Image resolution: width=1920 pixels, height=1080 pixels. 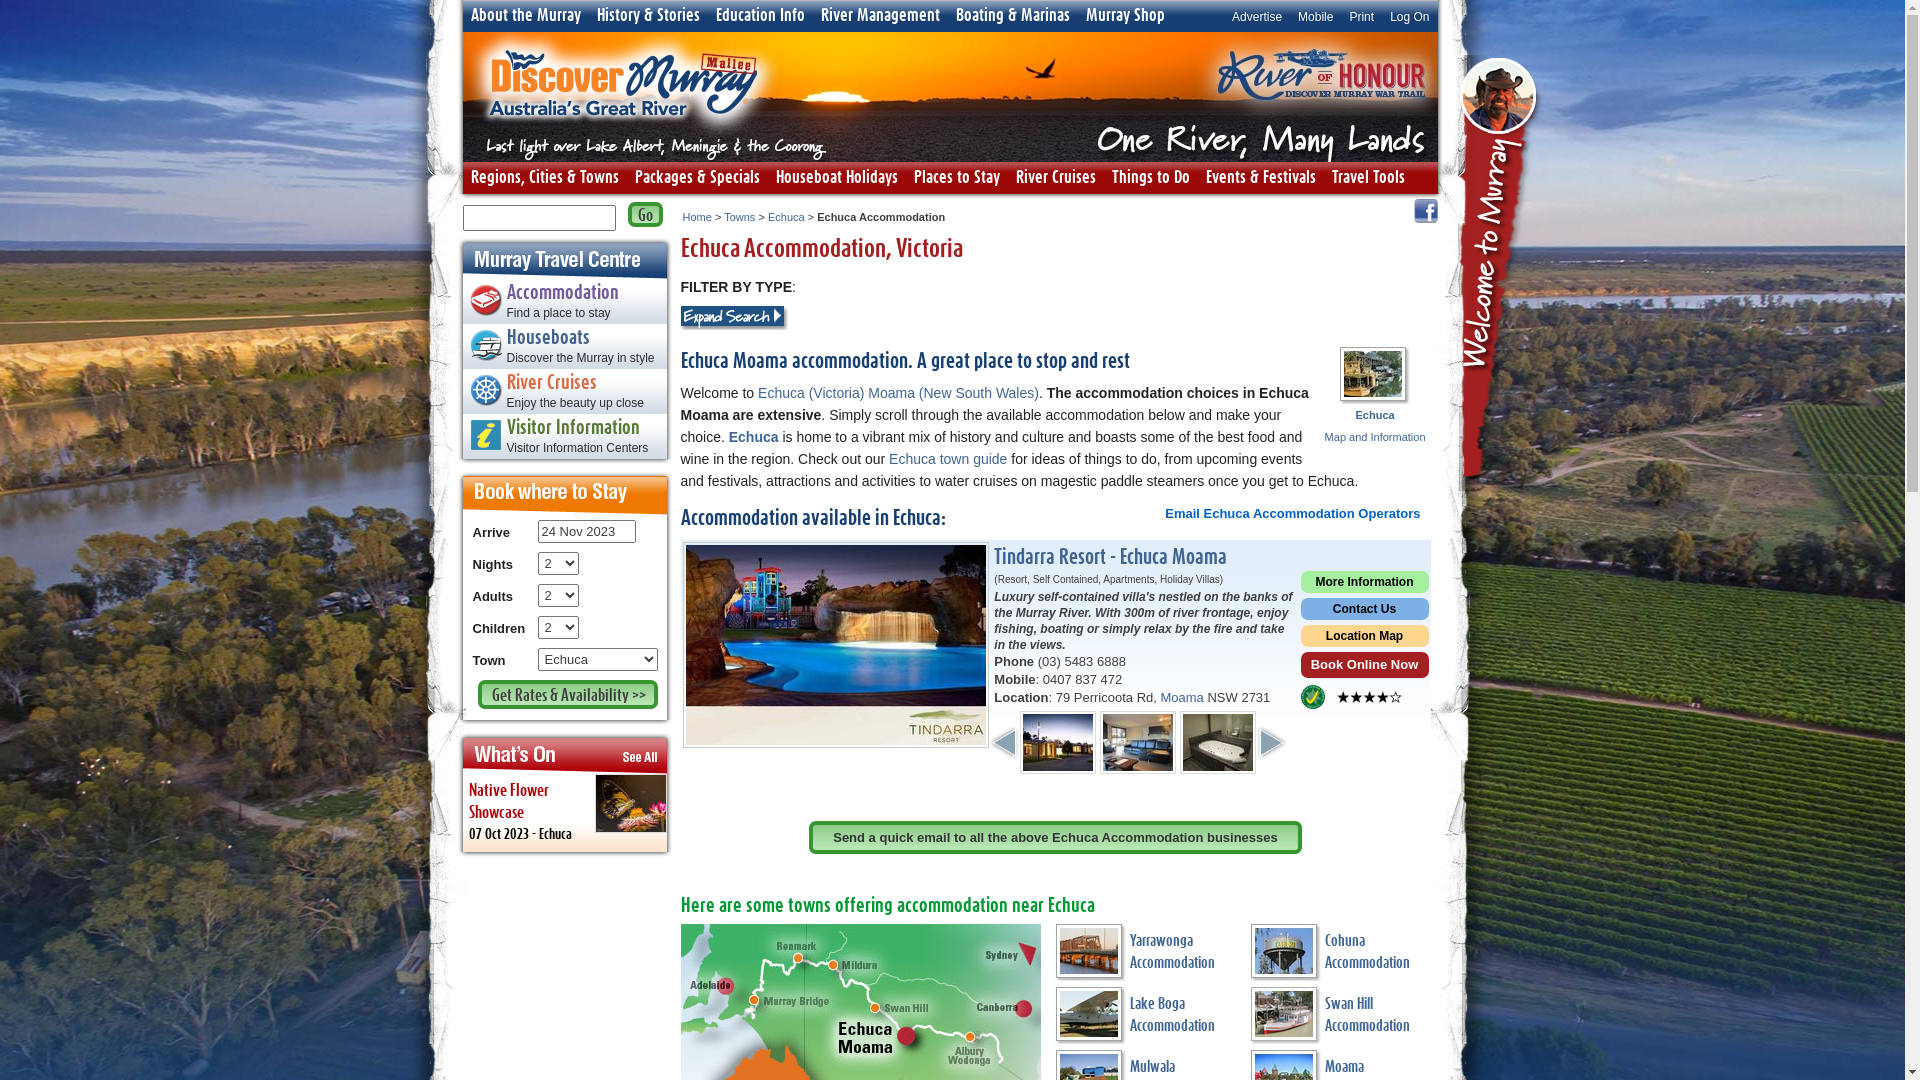 I want to click on 'Events & Festivals', so click(x=1260, y=176).